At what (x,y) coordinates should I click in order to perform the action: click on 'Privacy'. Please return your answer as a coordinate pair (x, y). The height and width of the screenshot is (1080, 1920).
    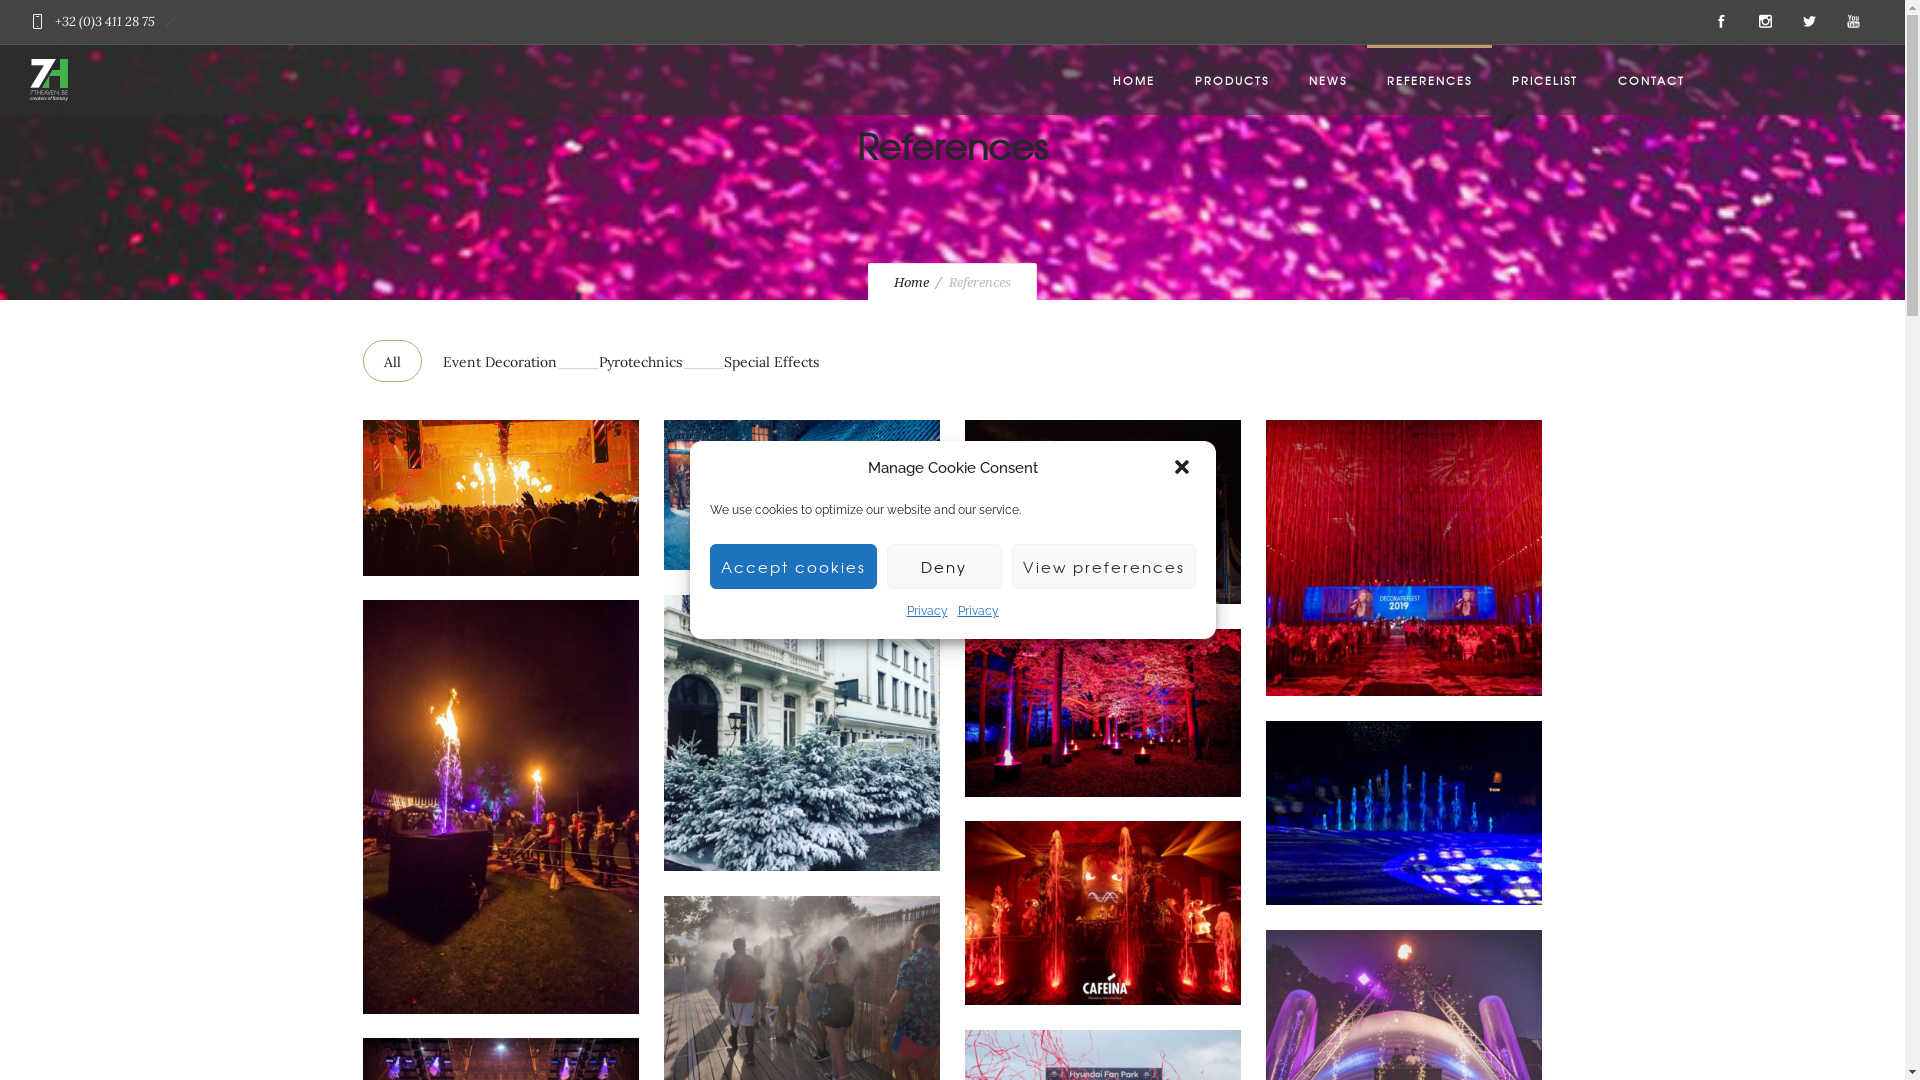
    Looking at the image, I should click on (978, 610).